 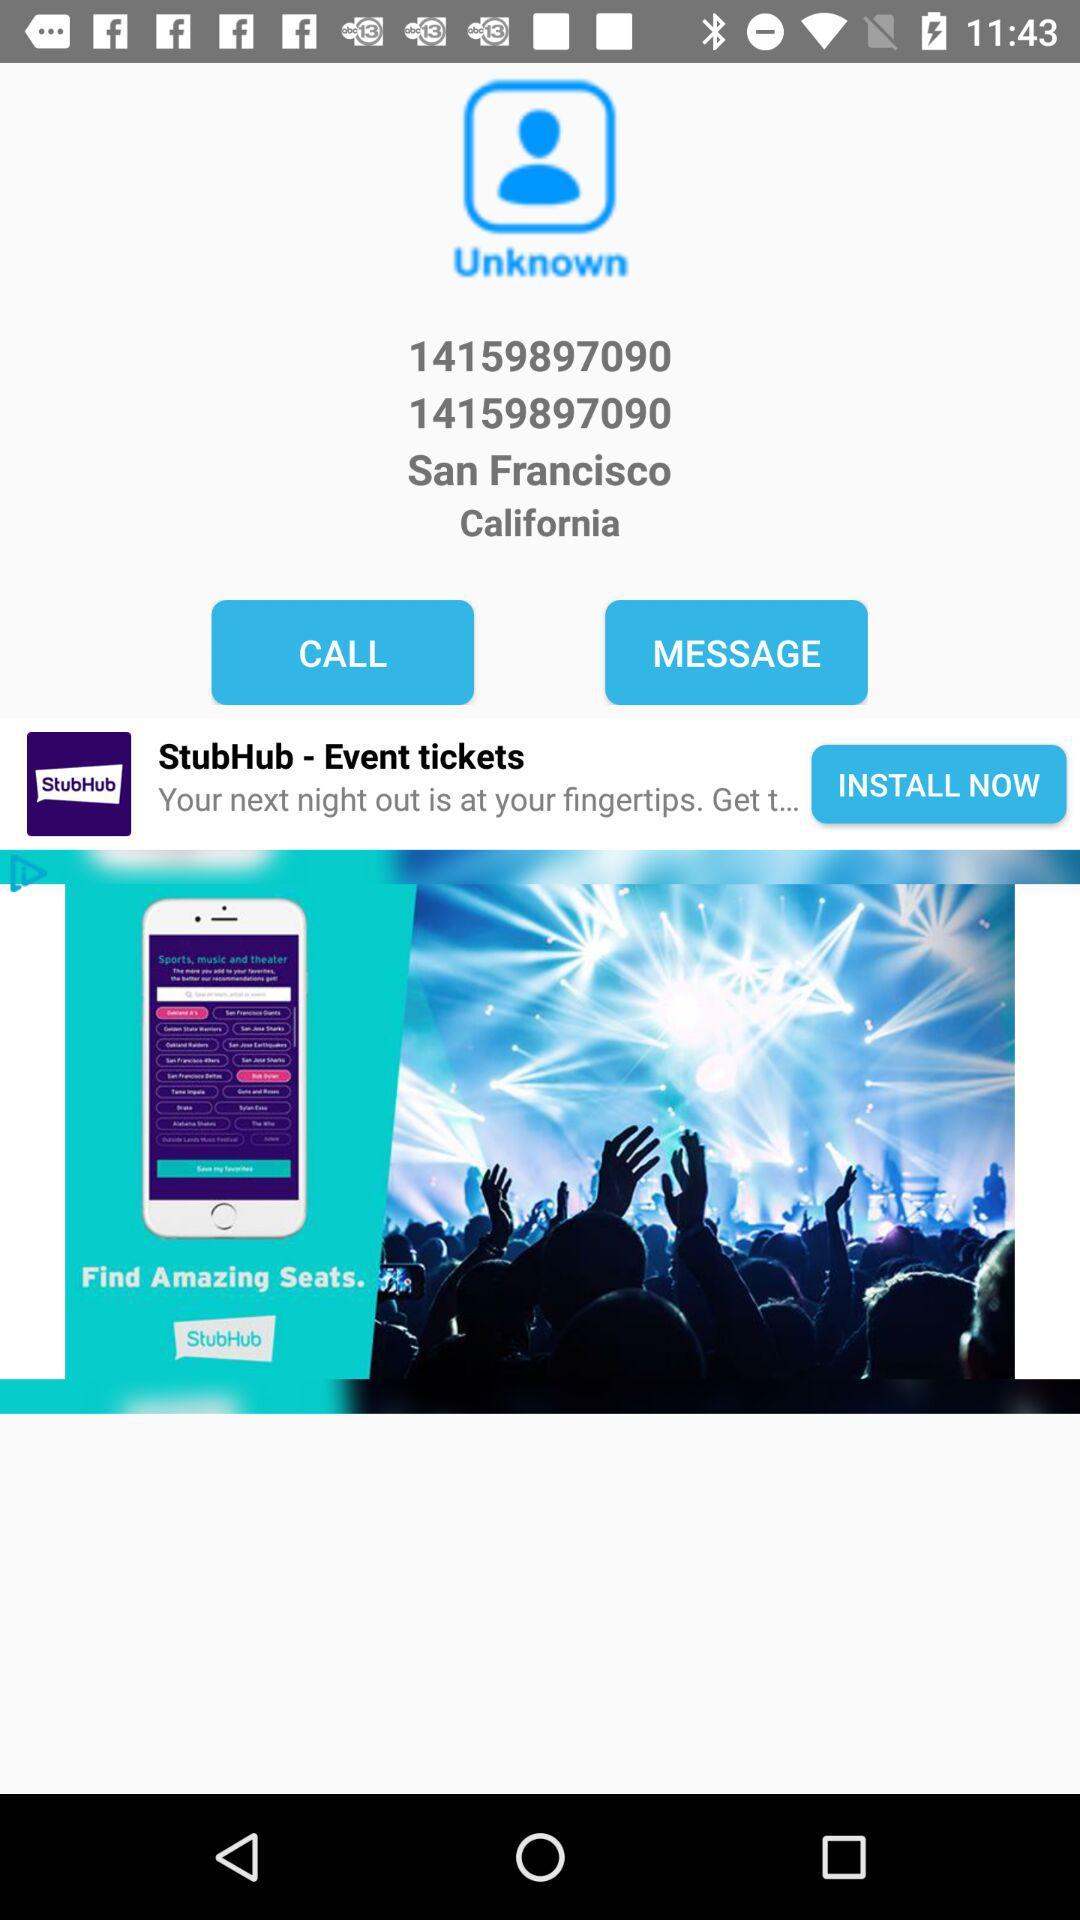 I want to click on stubhub - event tickets item, so click(x=484, y=754).